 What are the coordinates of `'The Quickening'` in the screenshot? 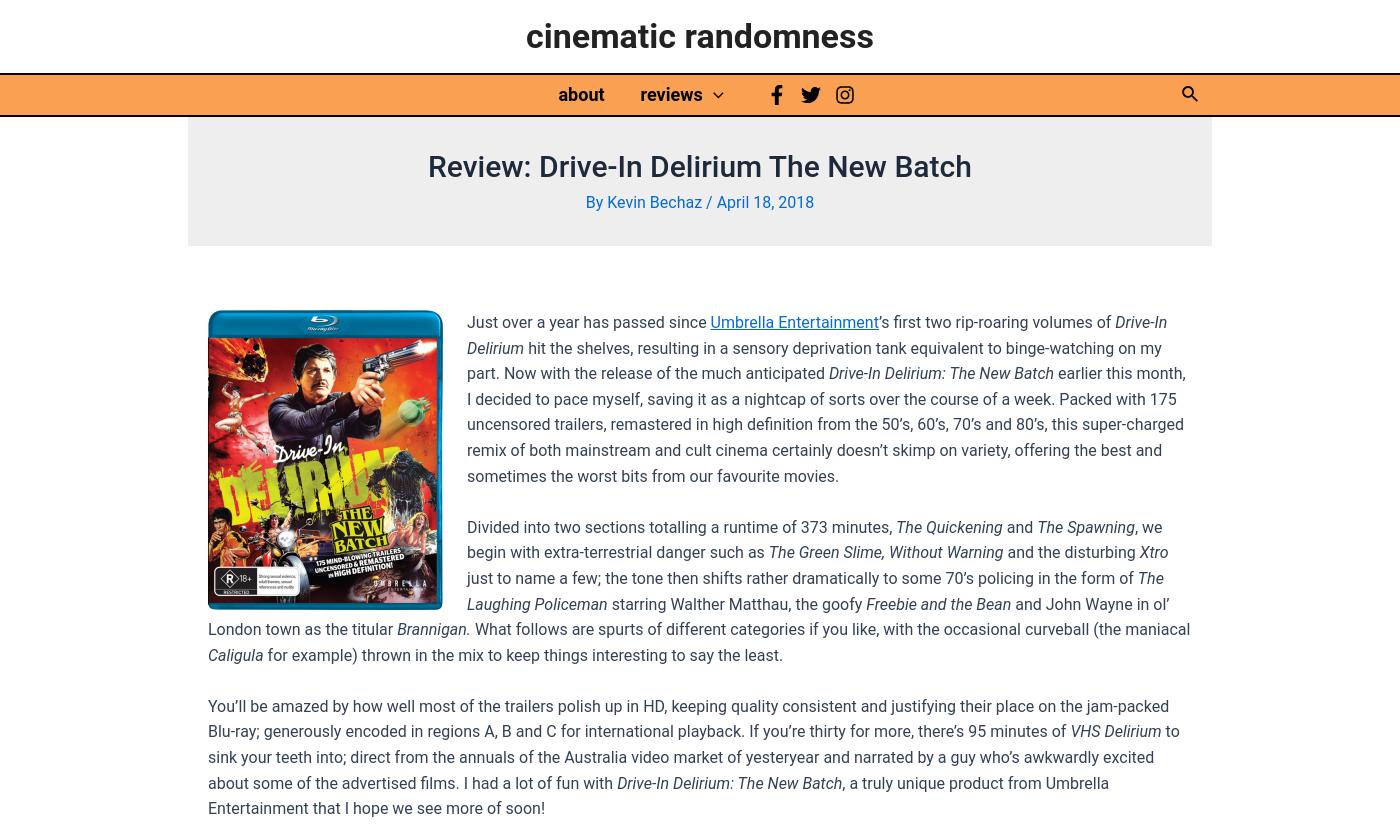 It's located at (891, 526).